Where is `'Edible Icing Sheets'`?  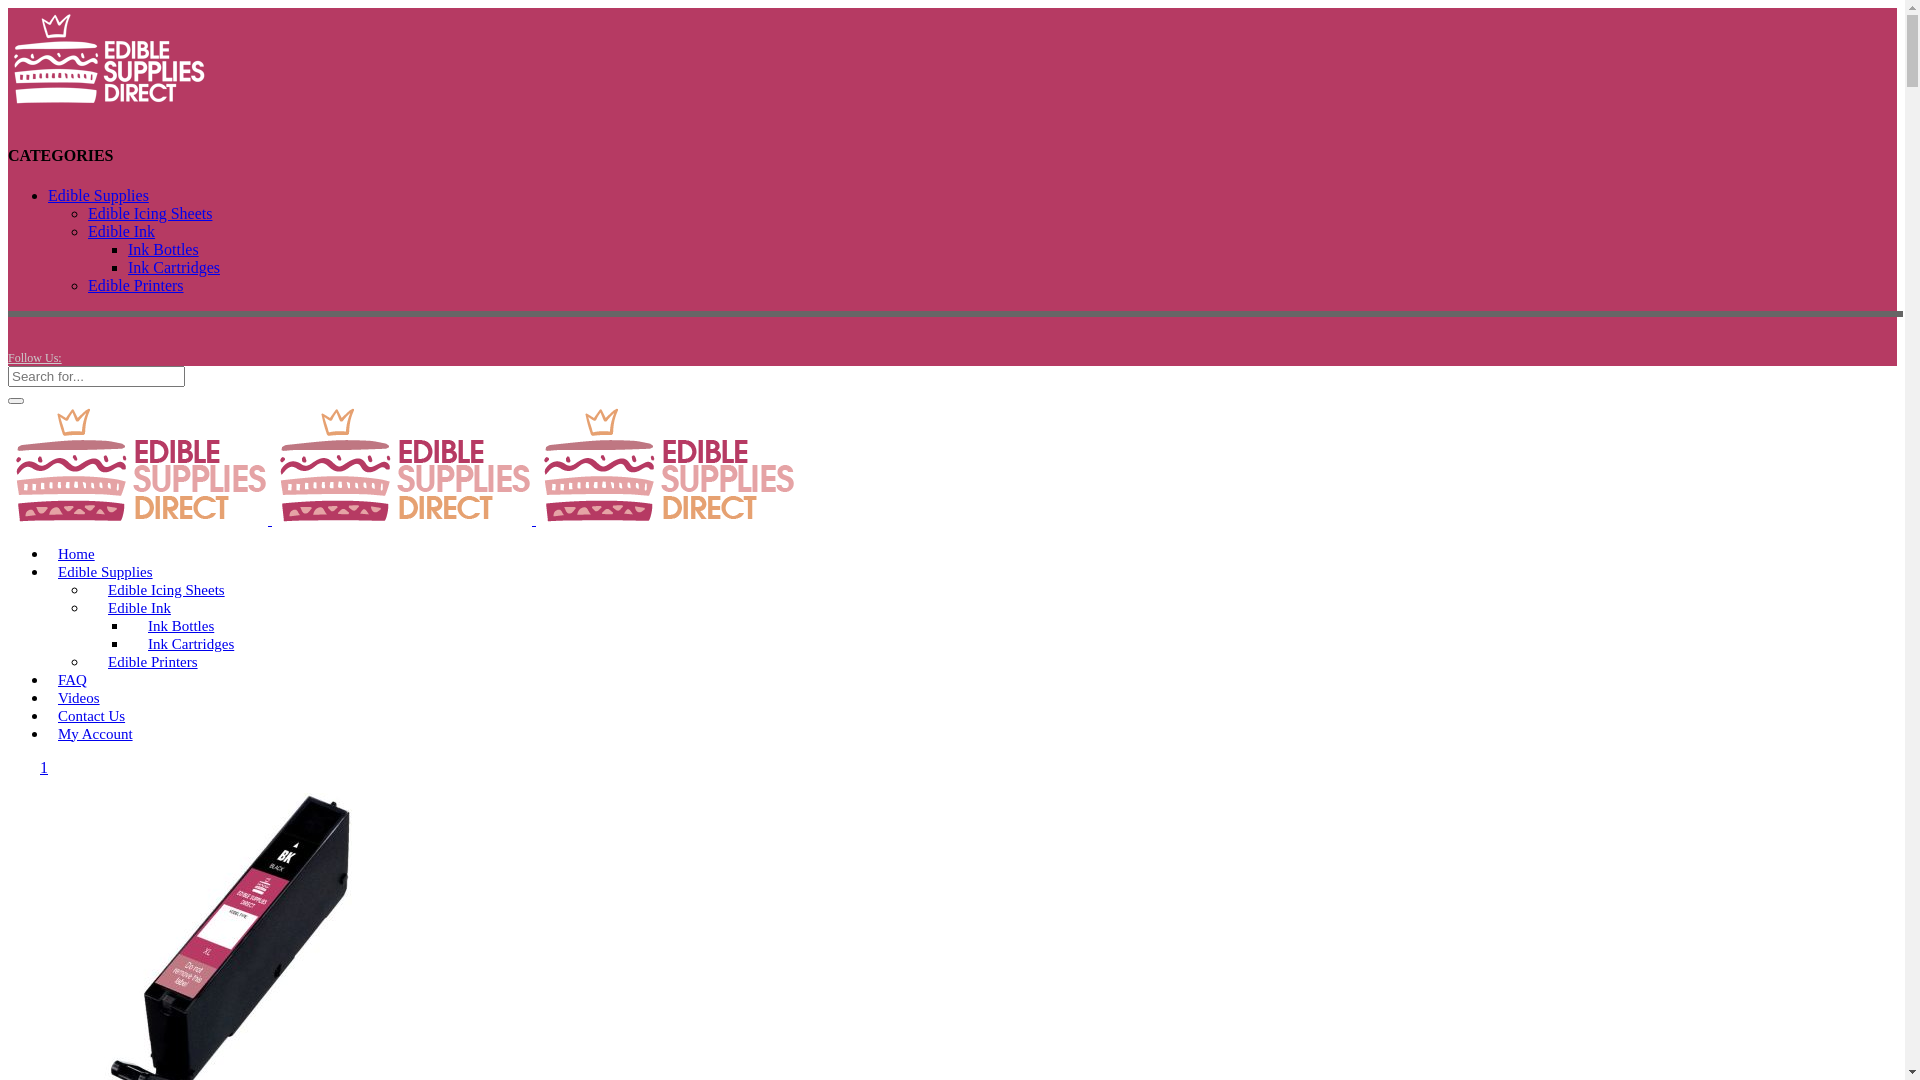 'Edible Icing Sheets' is located at coordinates (166, 589).